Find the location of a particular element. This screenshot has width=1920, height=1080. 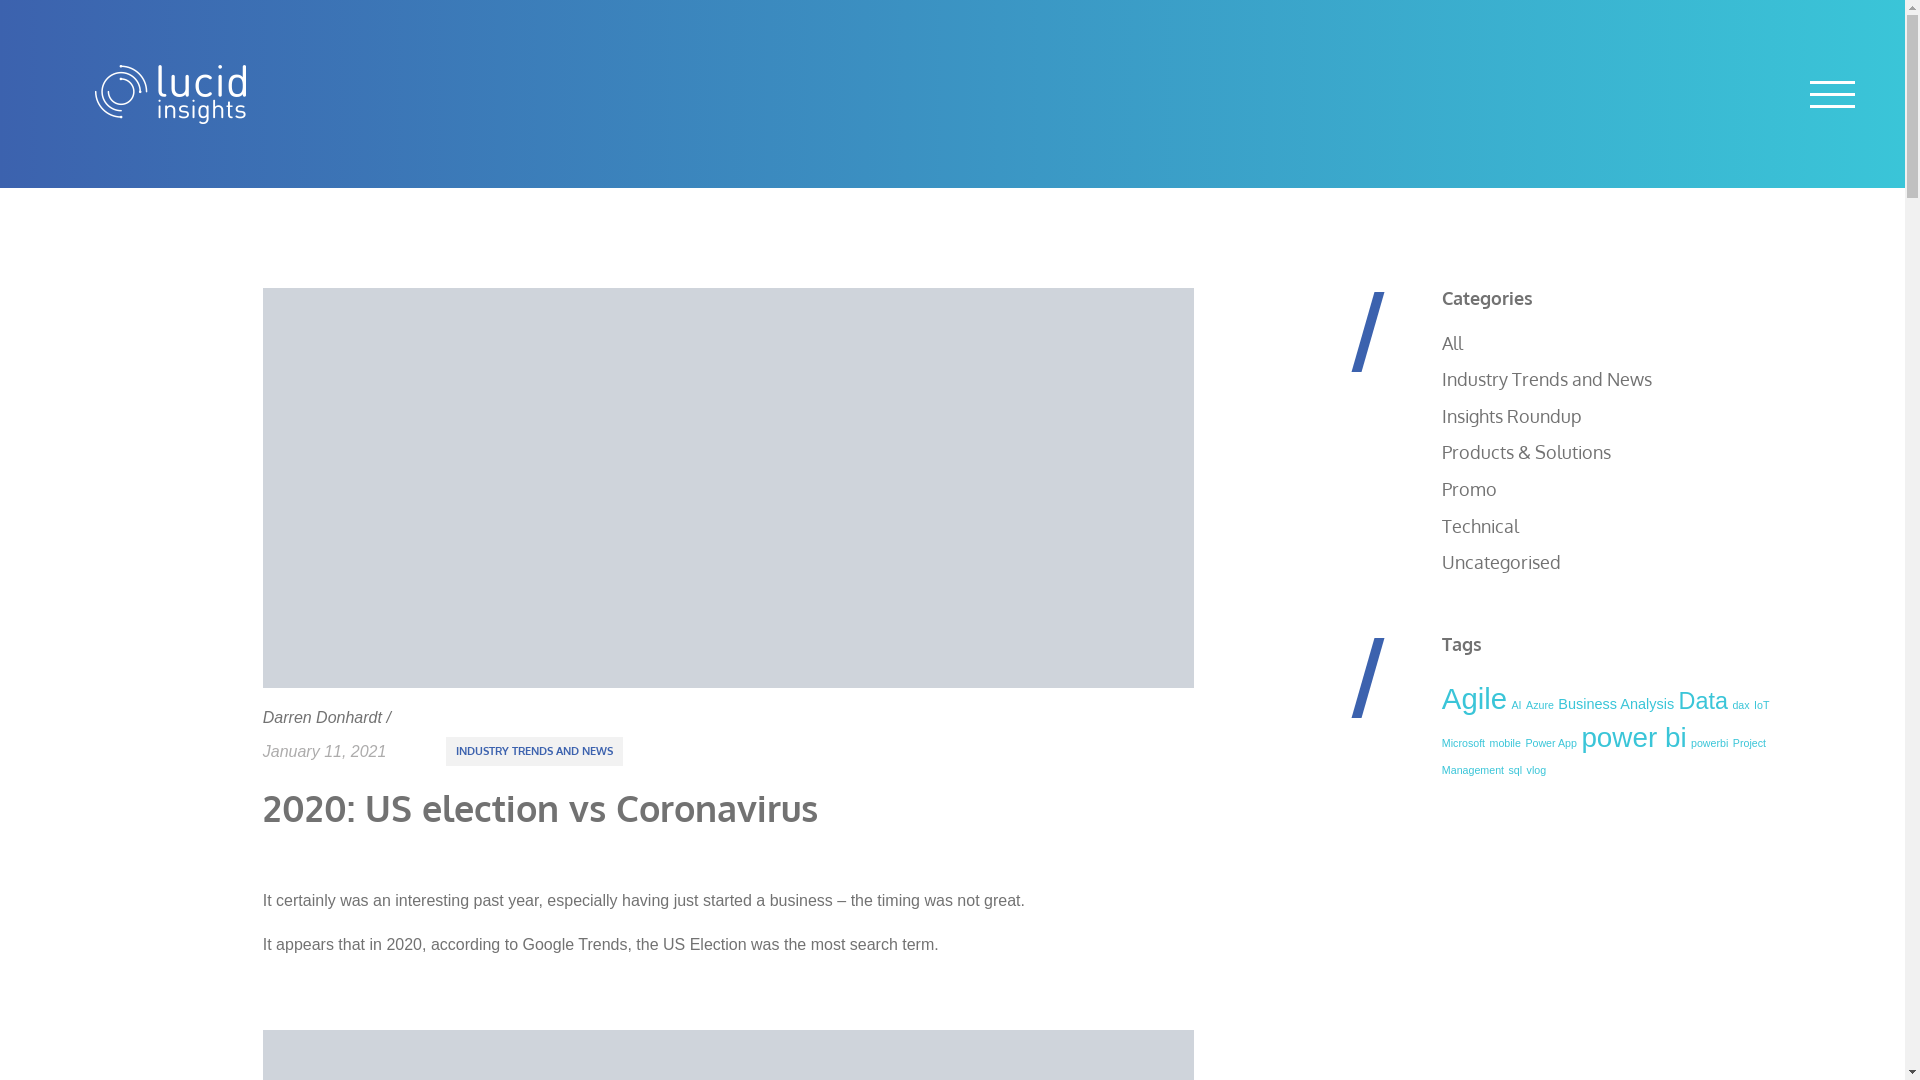

'mobile' is located at coordinates (1505, 743).